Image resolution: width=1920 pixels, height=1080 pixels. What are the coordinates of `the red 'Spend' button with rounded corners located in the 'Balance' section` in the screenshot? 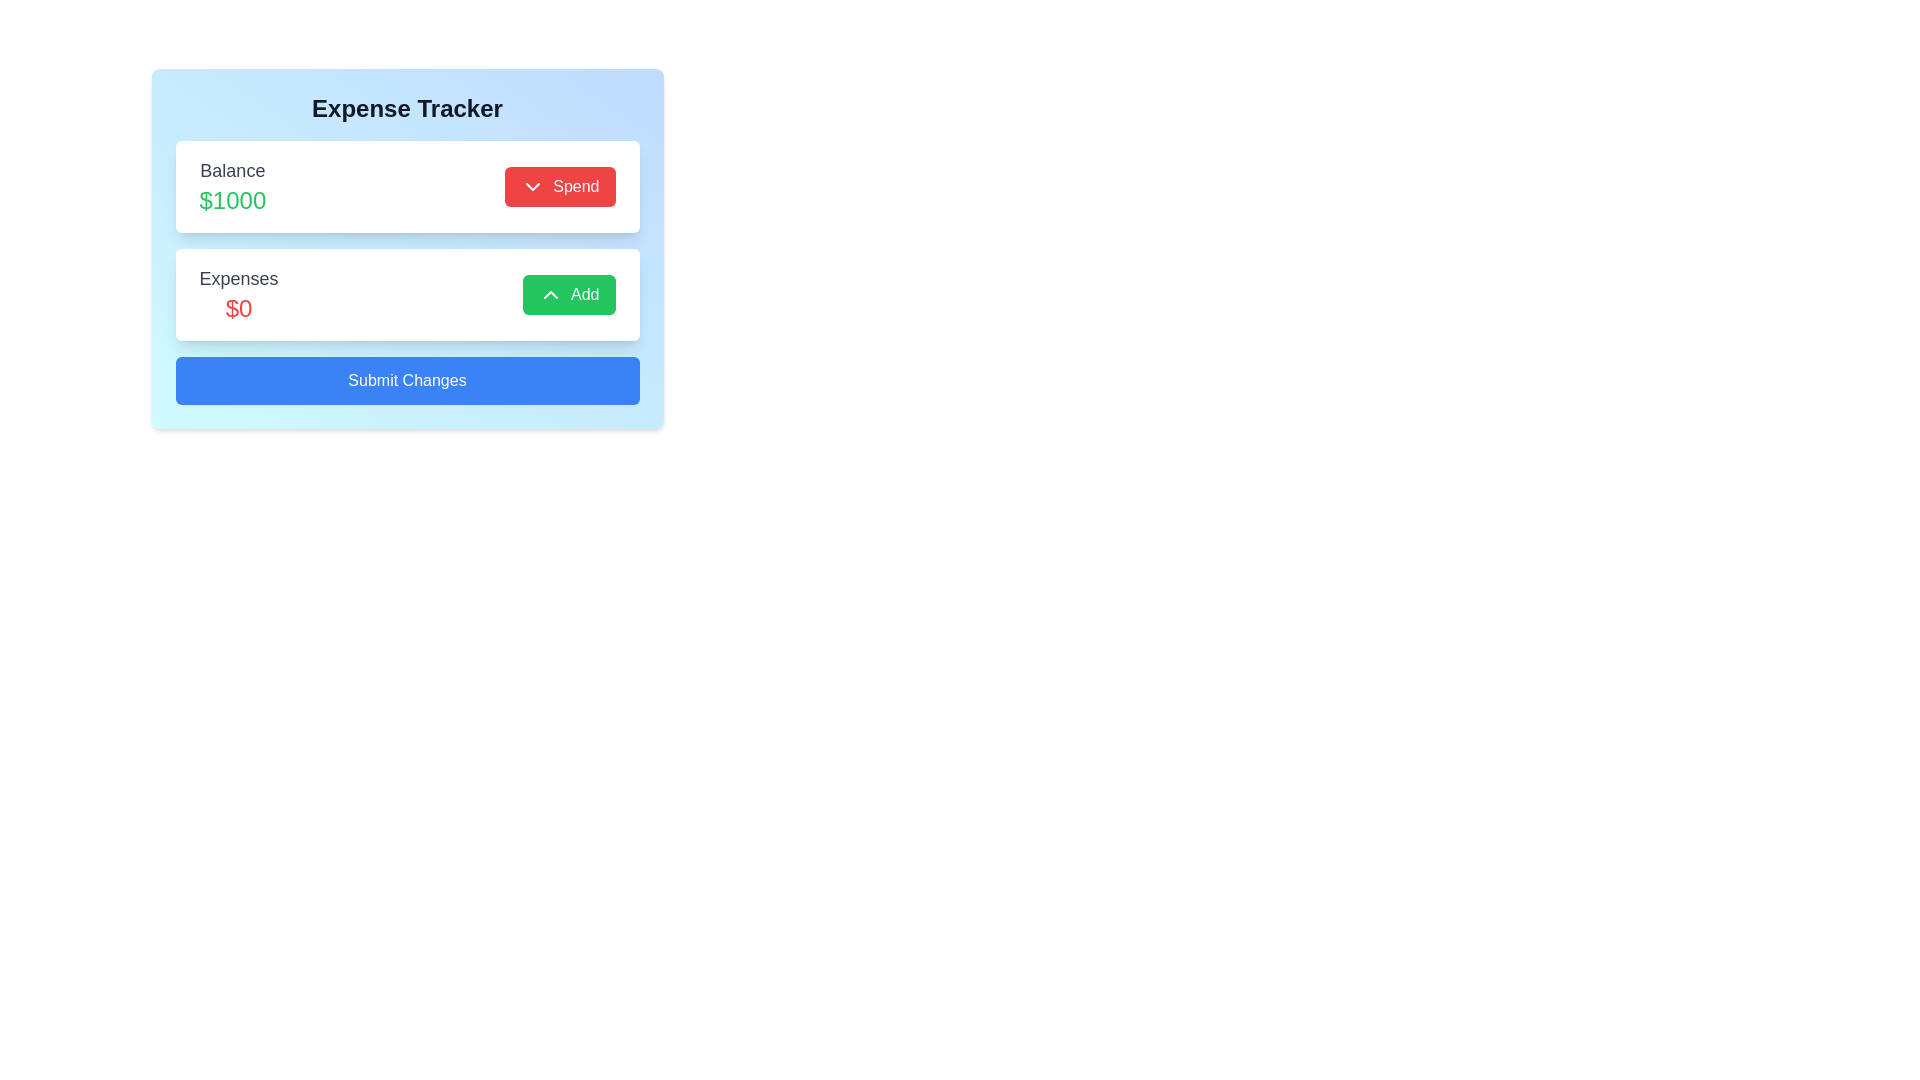 It's located at (560, 186).